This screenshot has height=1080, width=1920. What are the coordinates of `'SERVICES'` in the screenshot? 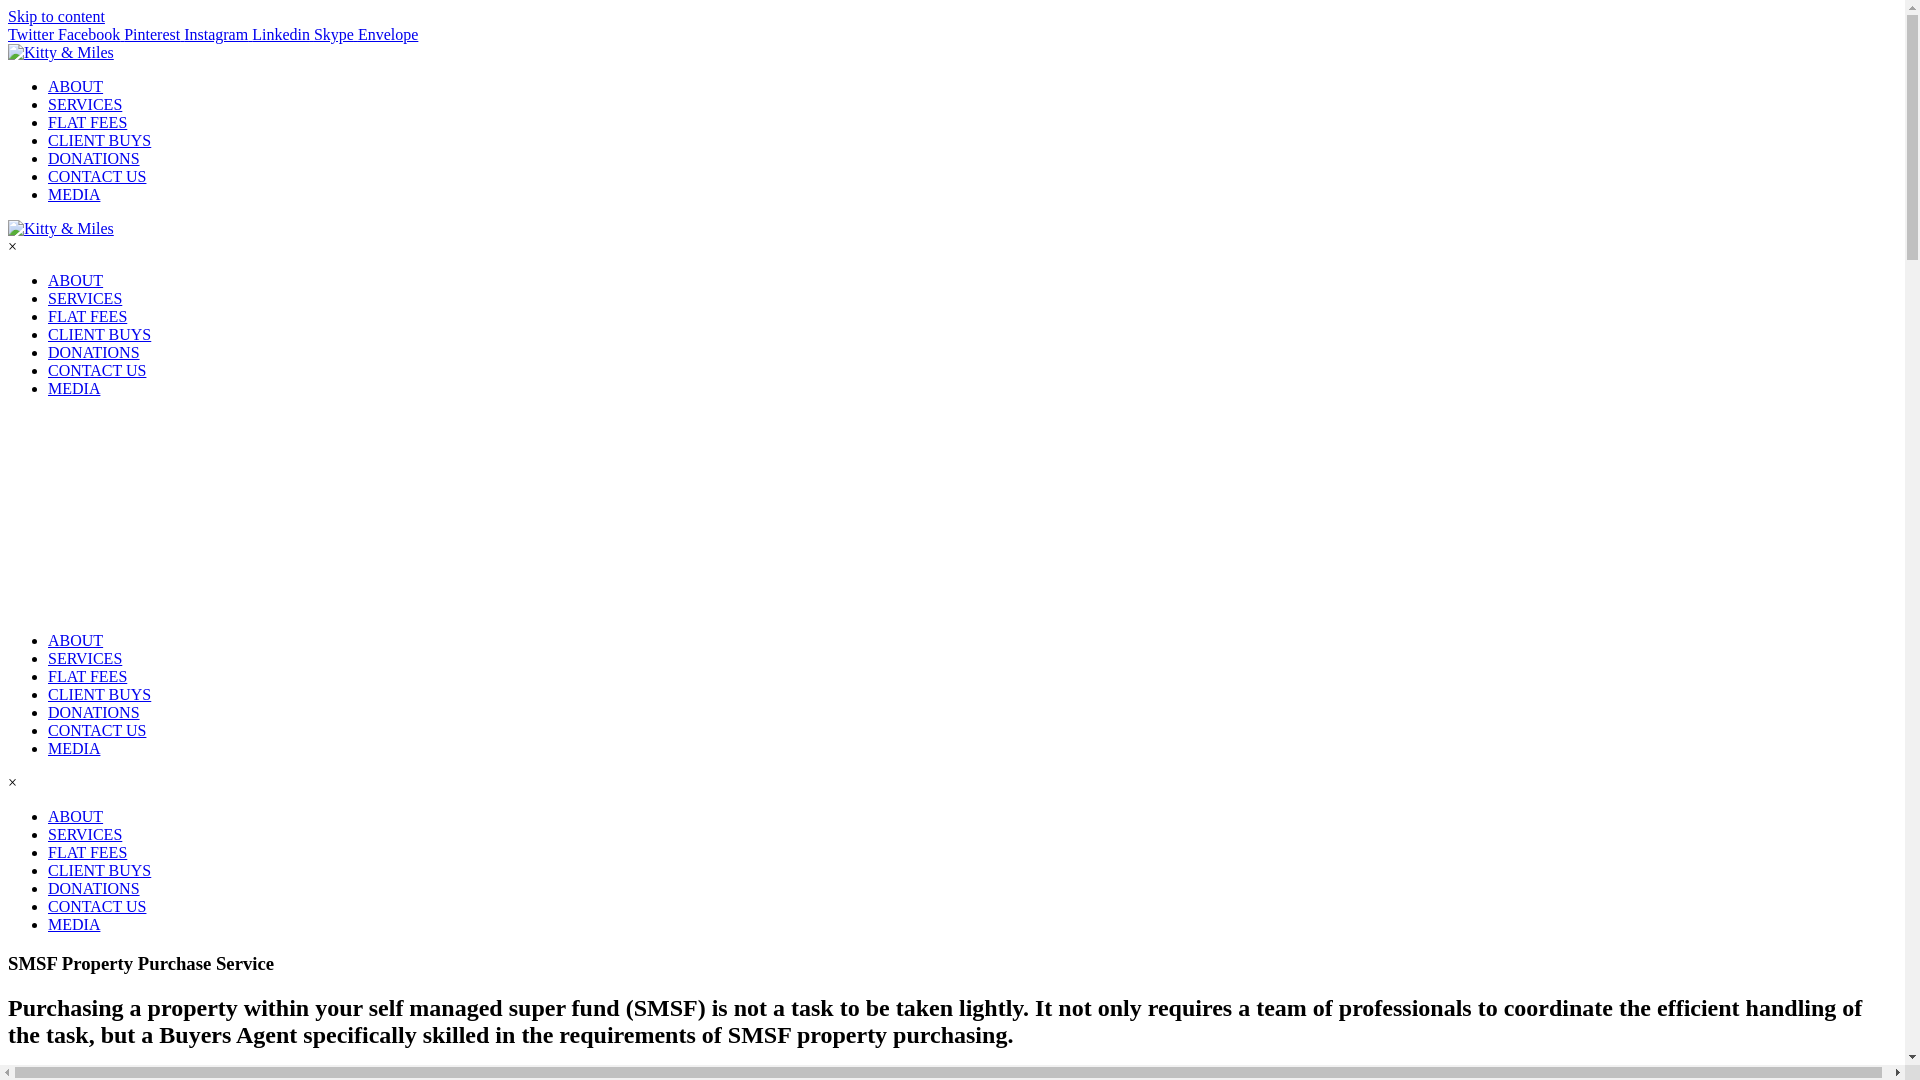 It's located at (84, 834).